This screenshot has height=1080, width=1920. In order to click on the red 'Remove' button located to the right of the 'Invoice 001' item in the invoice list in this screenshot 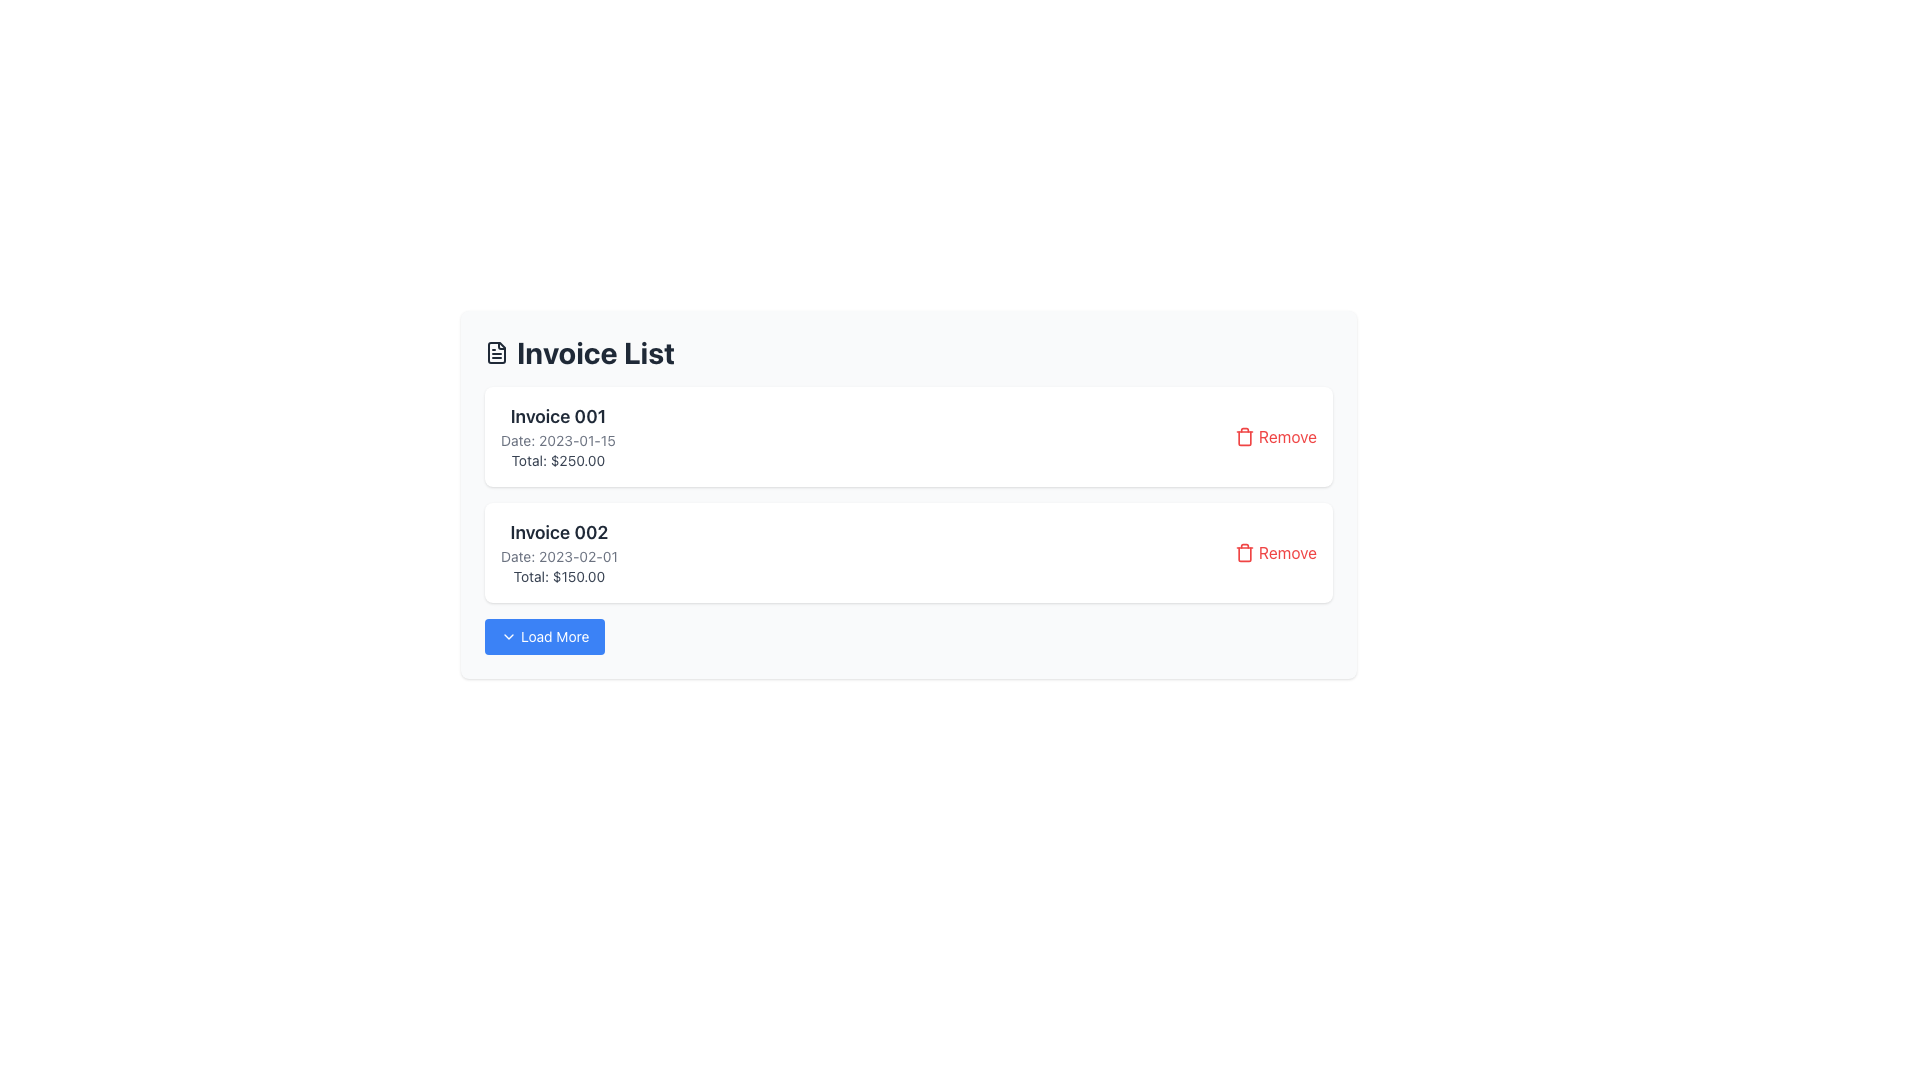, I will do `click(1275, 435)`.